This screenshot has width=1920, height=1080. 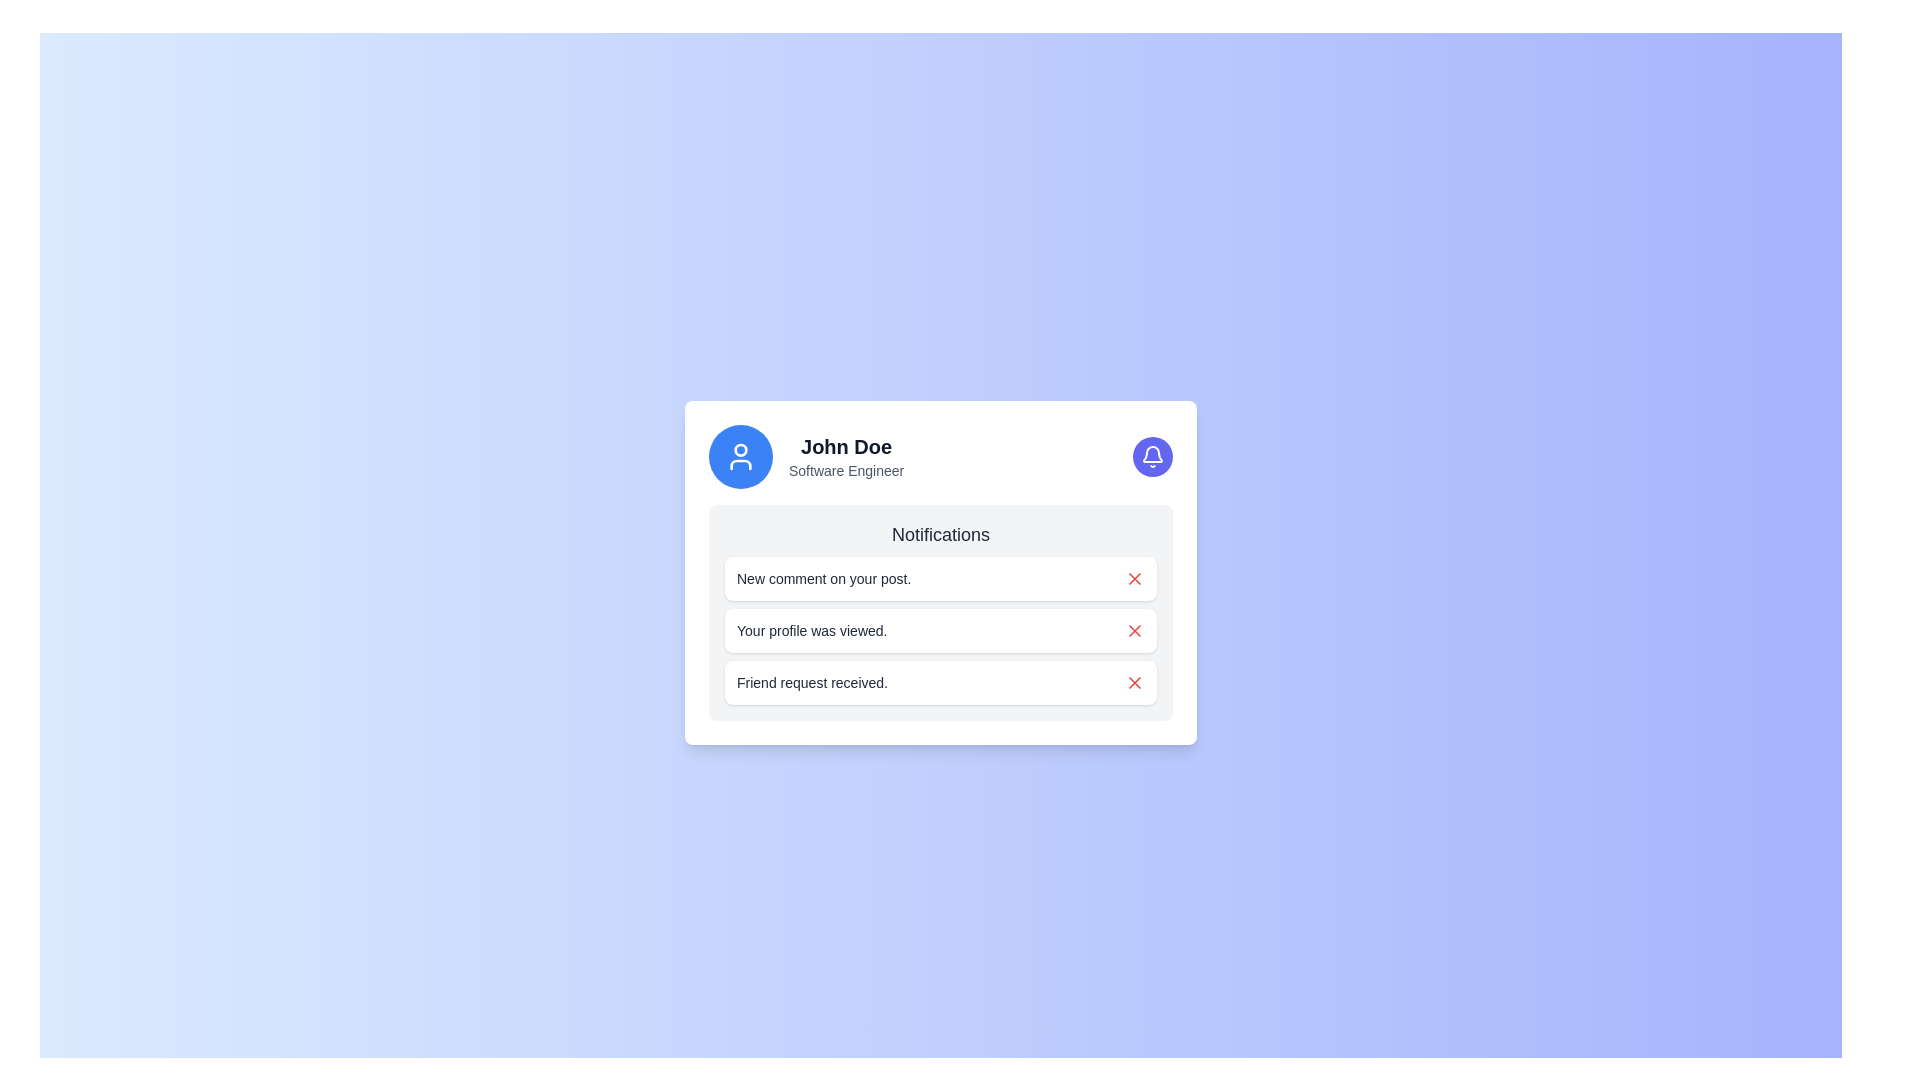 What do you see at coordinates (1134, 578) in the screenshot?
I see `the red 'X' icon/button that highlights when hovered, located at the far right of the notification item with text 'New comment on your post.'` at bounding box center [1134, 578].